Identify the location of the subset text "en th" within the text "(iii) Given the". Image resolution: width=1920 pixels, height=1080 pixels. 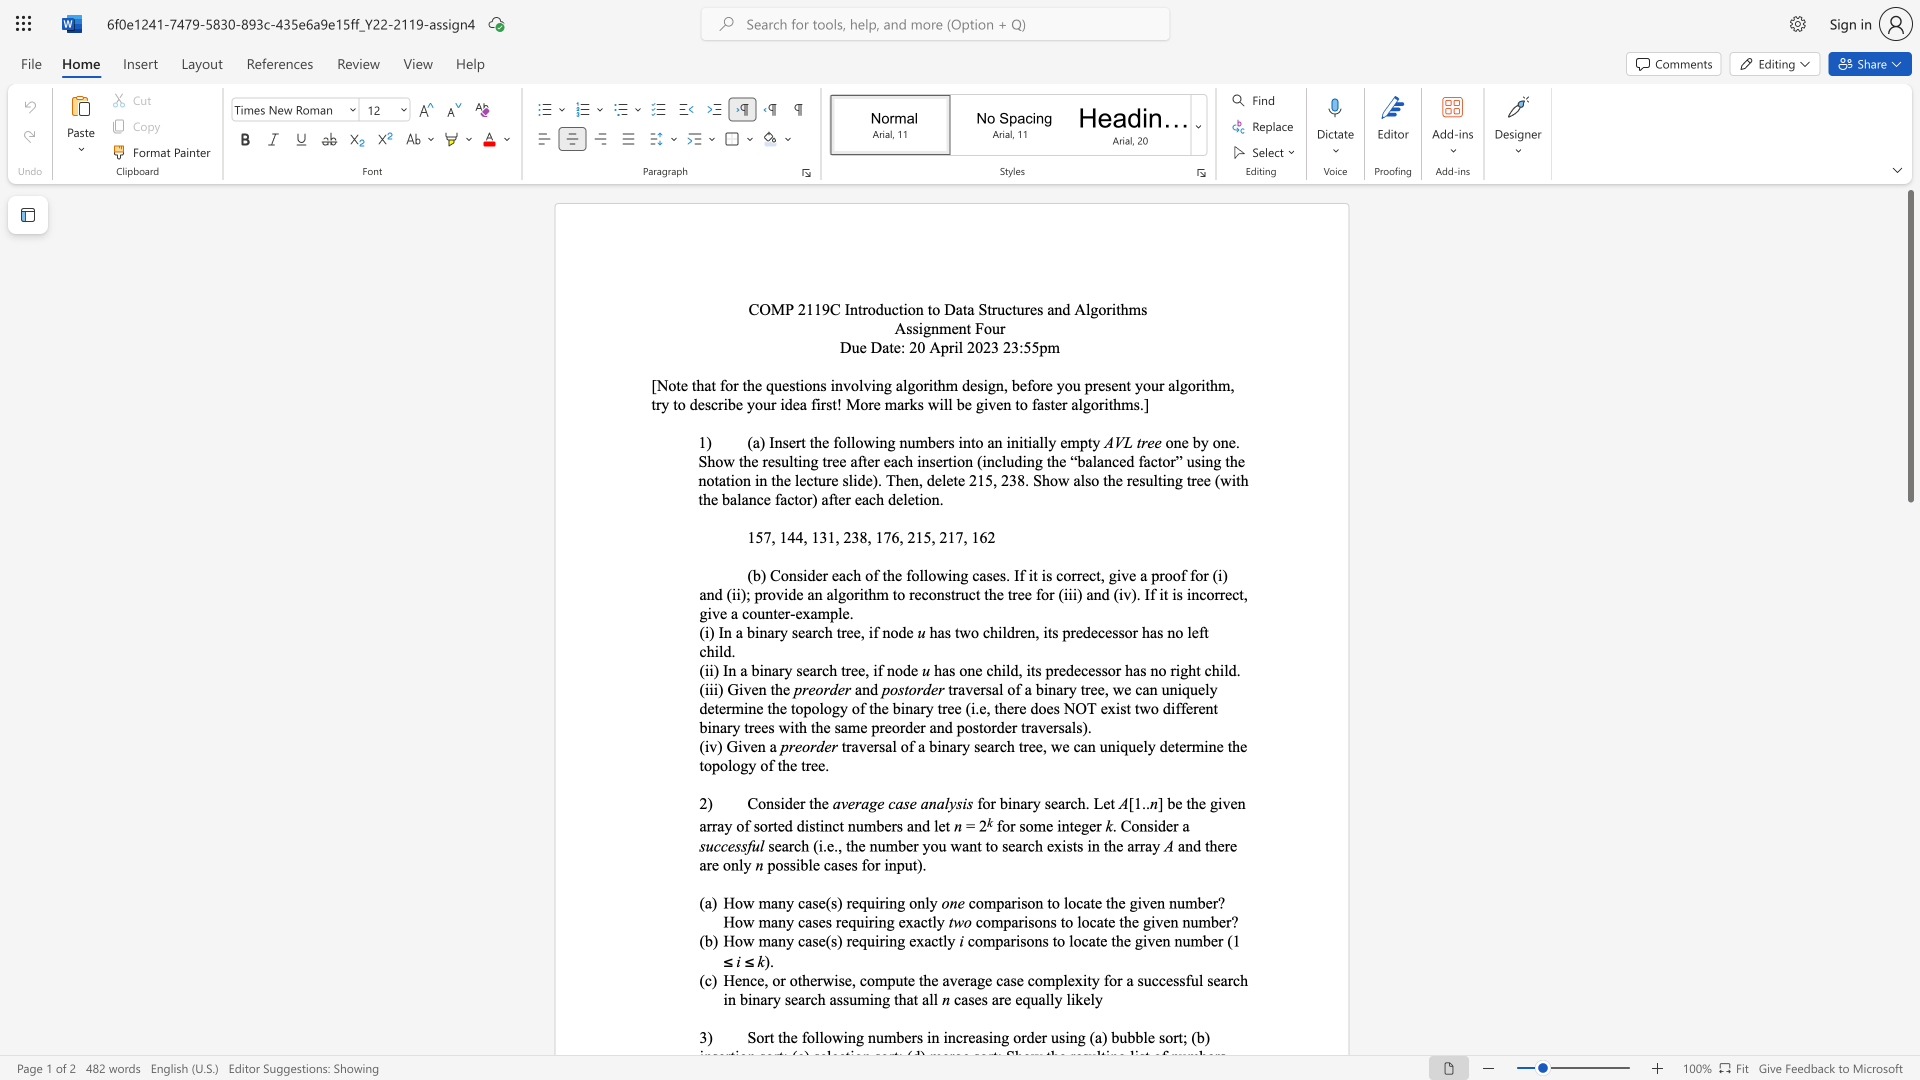
(750, 688).